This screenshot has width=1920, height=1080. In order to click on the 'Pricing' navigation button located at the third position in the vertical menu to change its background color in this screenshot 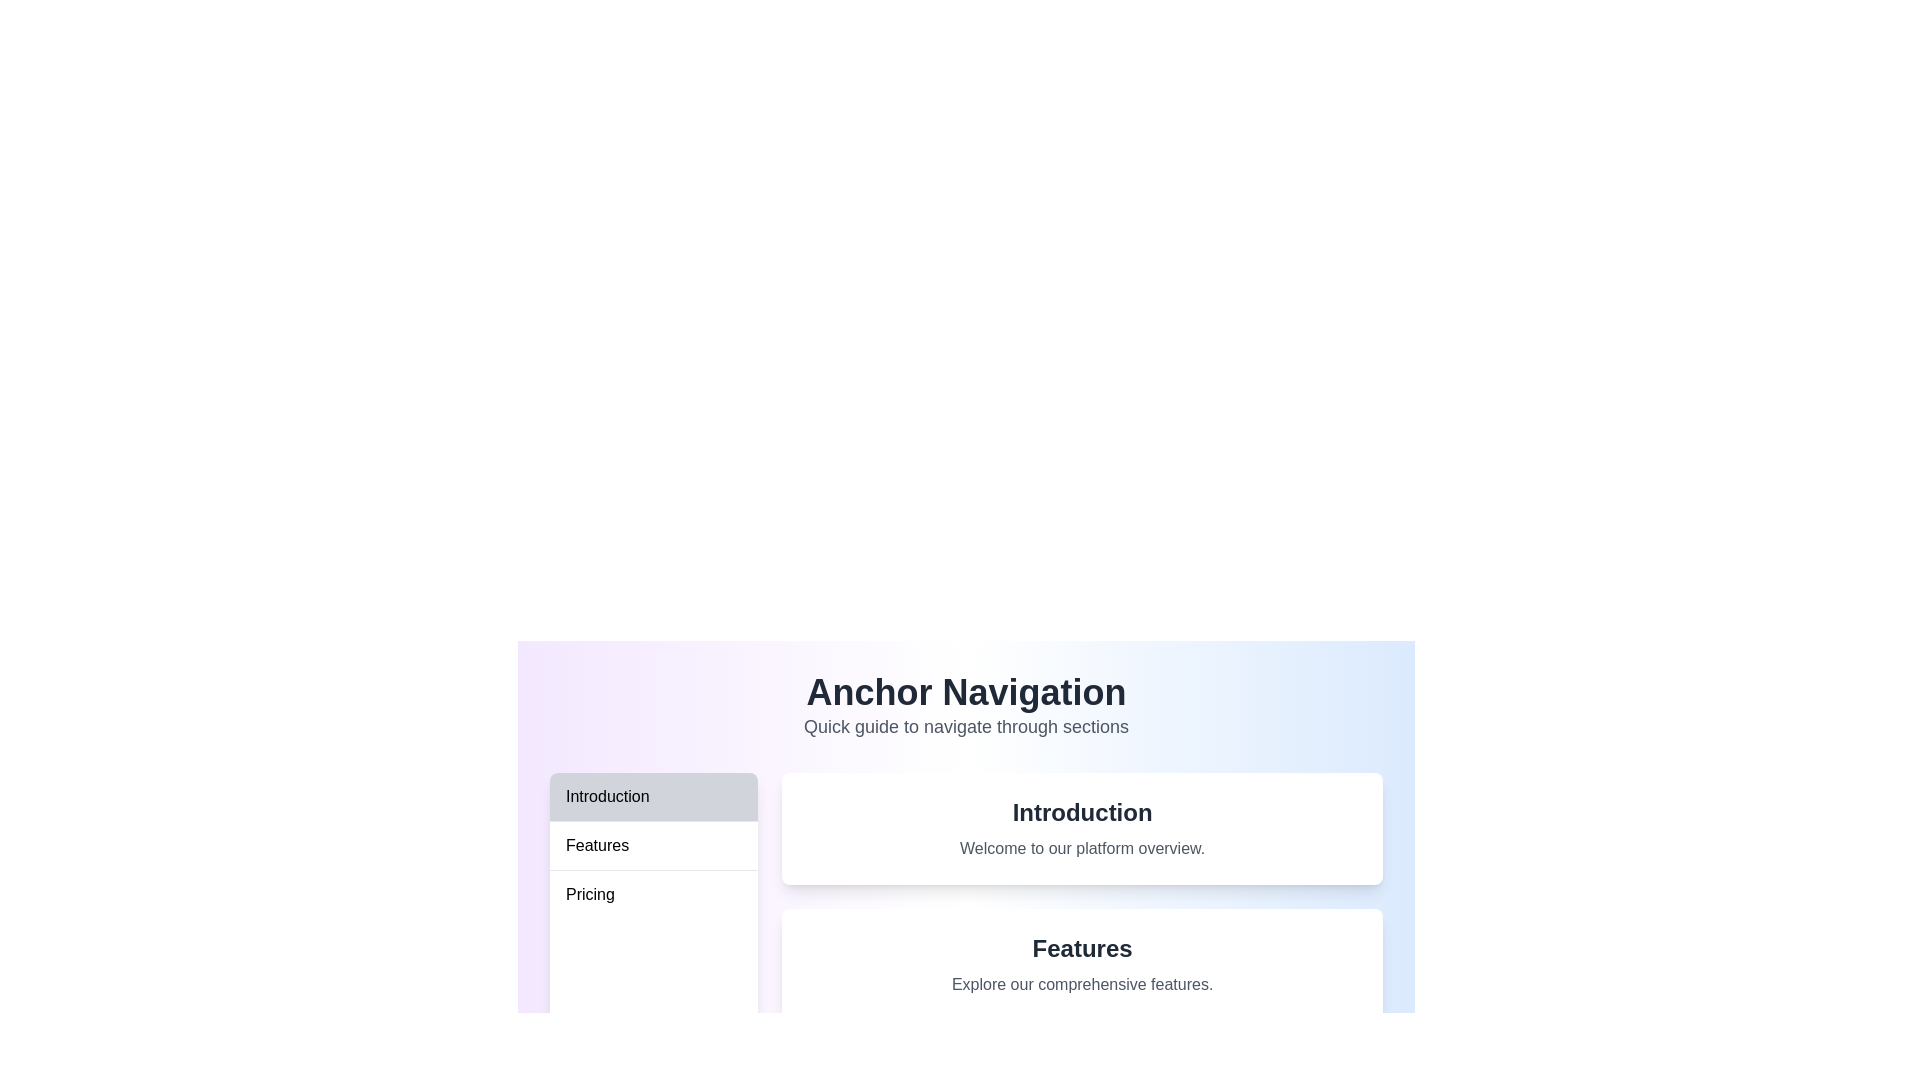, I will do `click(654, 893)`.